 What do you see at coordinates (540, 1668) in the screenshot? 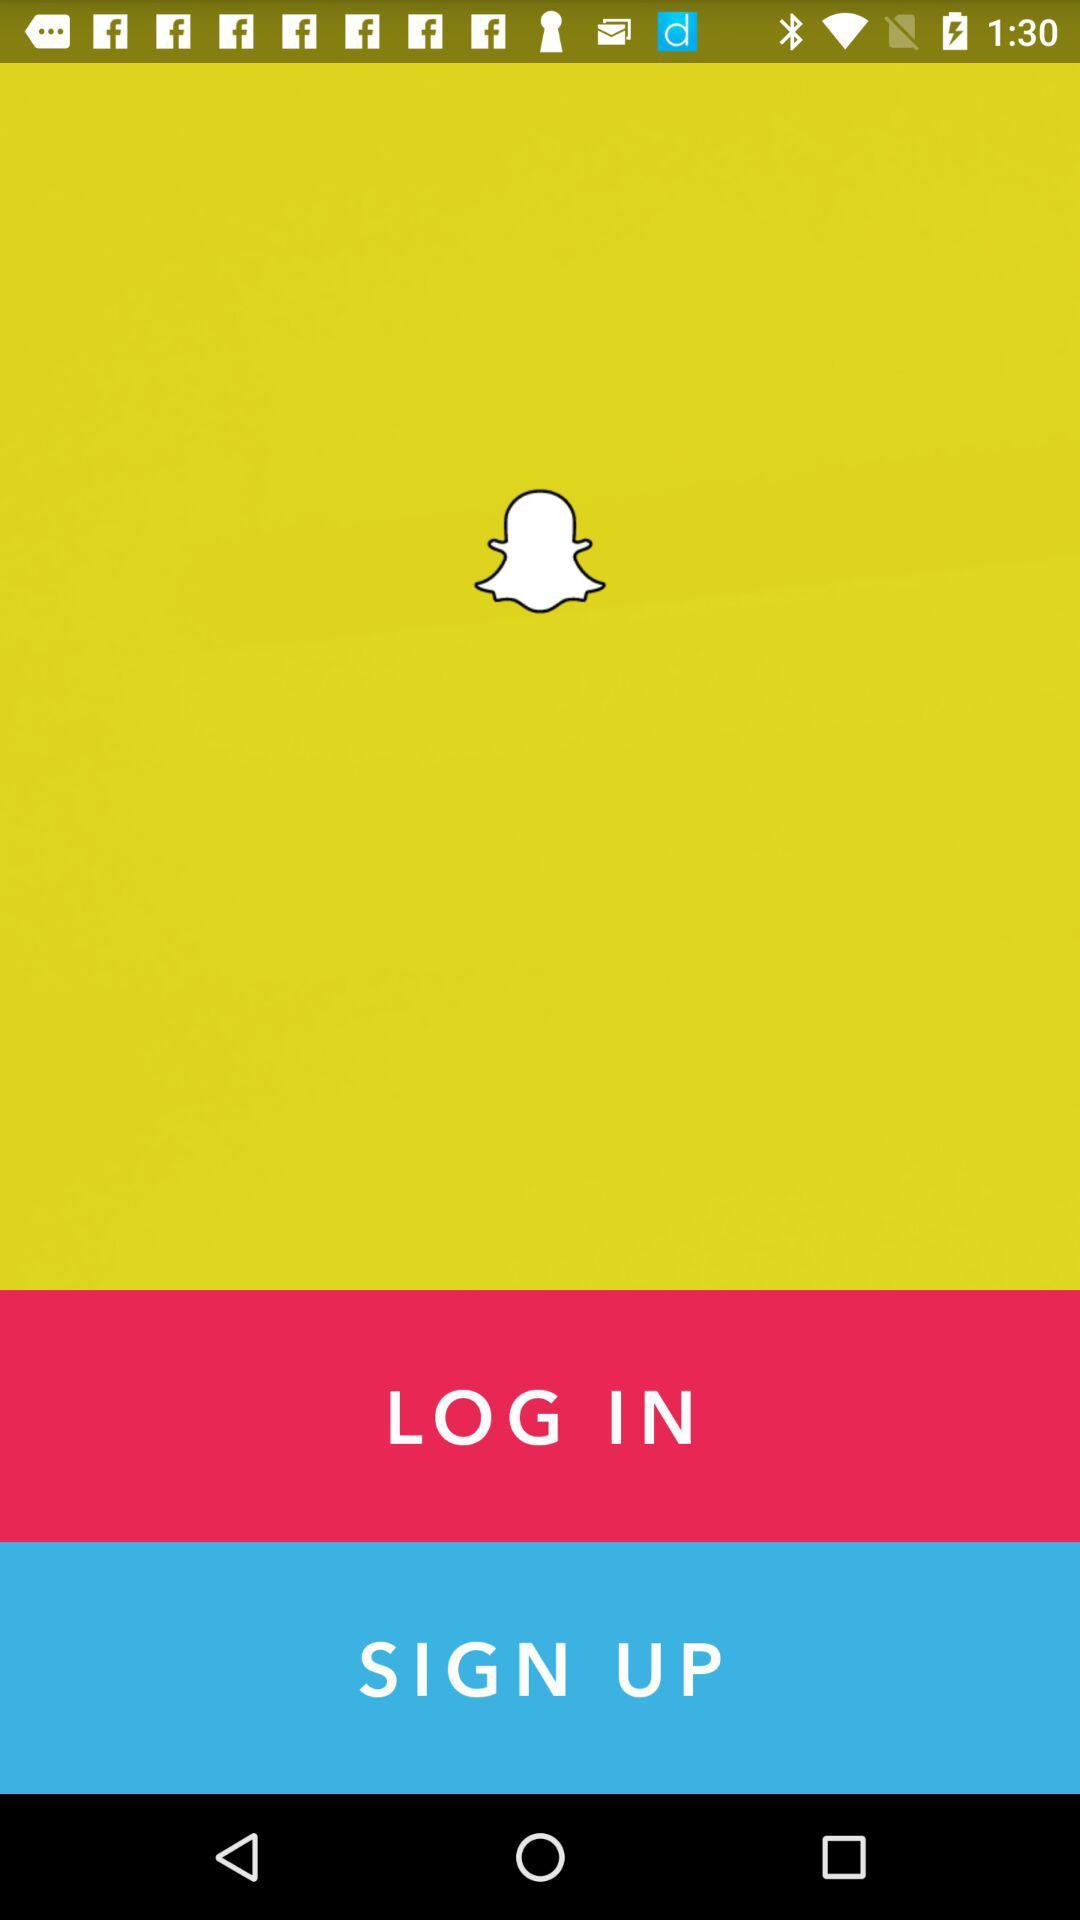
I see `item below log in icon` at bounding box center [540, 1668].